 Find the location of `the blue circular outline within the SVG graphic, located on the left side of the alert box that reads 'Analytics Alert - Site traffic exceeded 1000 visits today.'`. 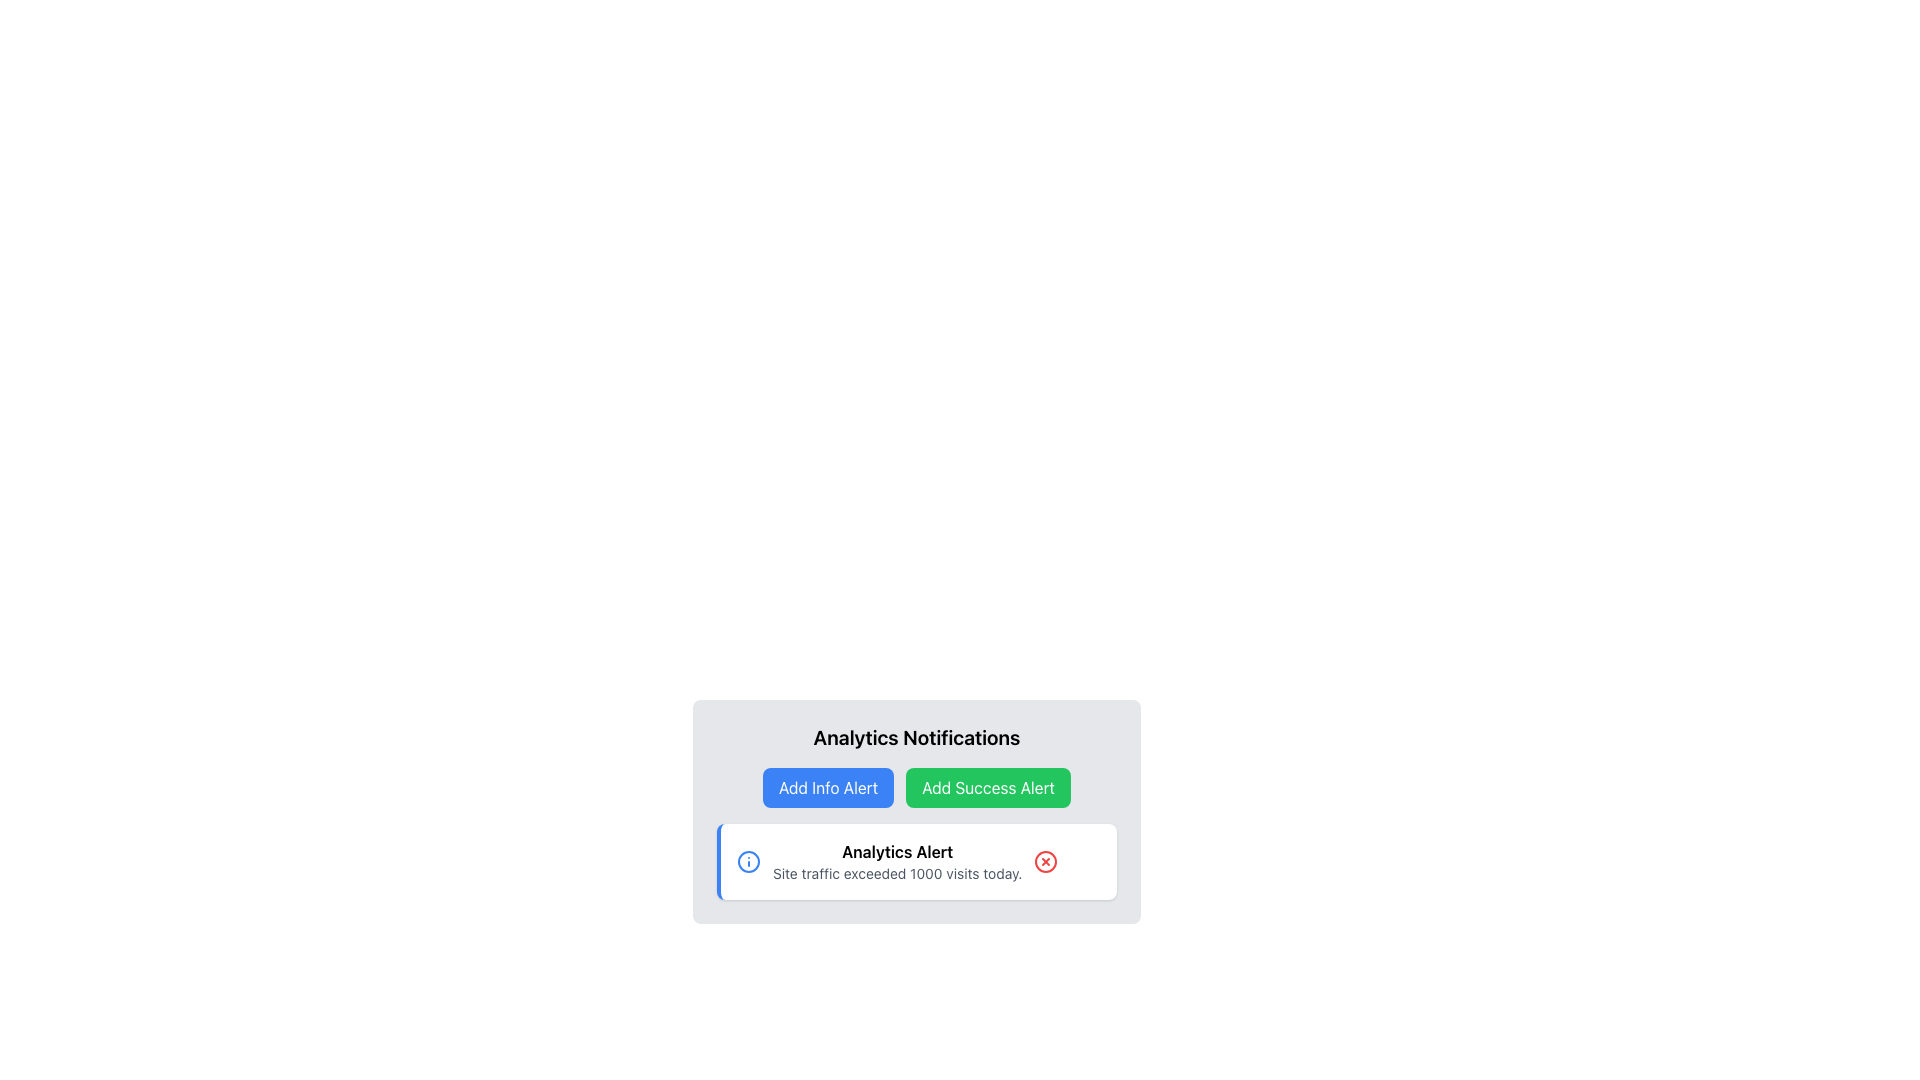

the blue circular outline within the SVG graphic, located on the left side of the alert box that reads 'Analytics Alert - Site traffic exceeded 1000 visits today.' is located at coordinates (747, 860).